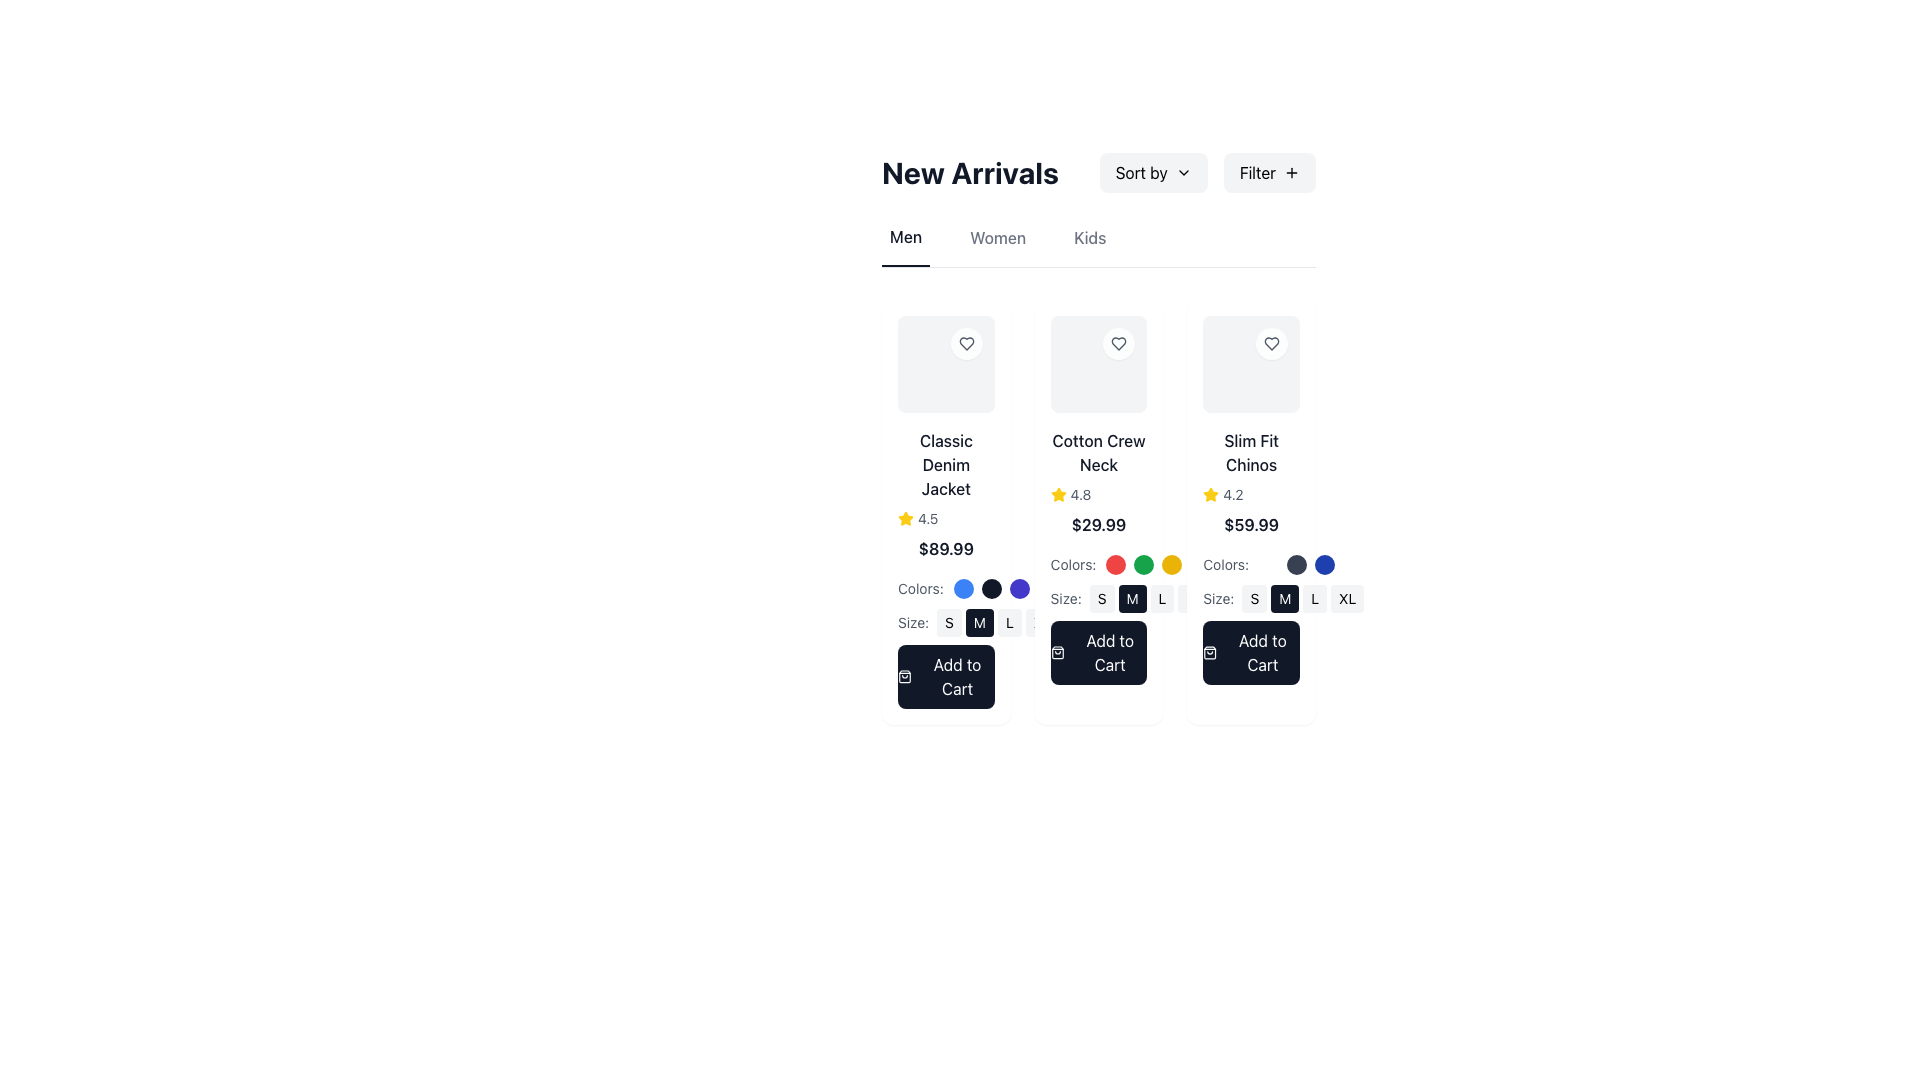 The image size is (1920, 1080). What do you see at coordinates (1056, 652) in the screenshot?
I see `the shopping bag icon used for adding items to the shopping cart in the 'Add to Cart' button under the 'Cotton Crew Neck' item` at bounding box center [1056, 652].